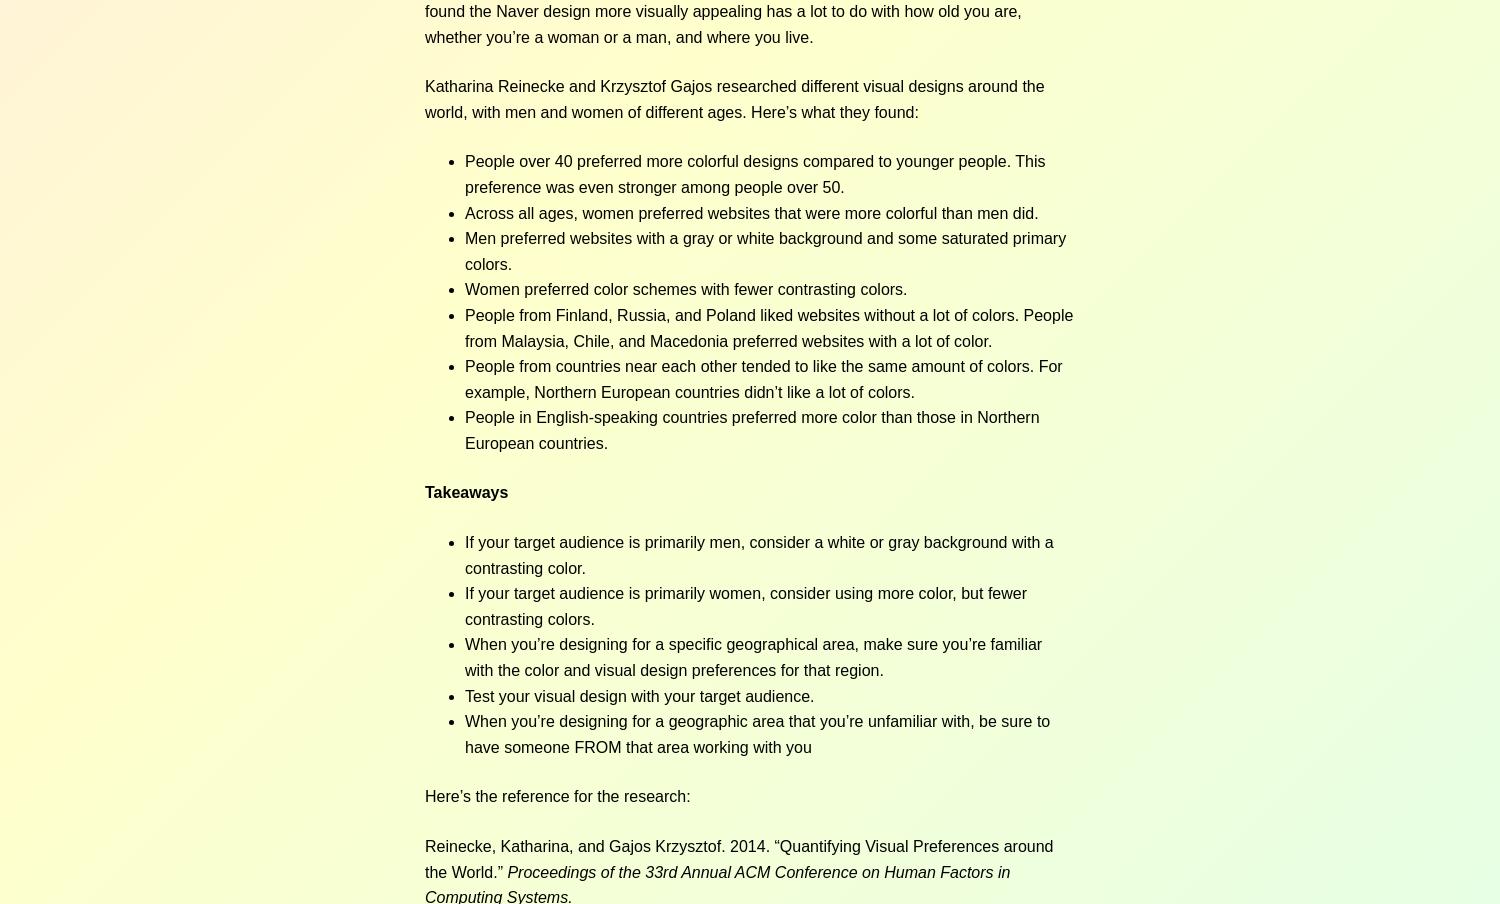  I want to click on 'Katharina Reinecke and Krzysztof Gajos researched different visual designs around the world, with men and women of different ages. Here’s what they found:', so click(733, 98).